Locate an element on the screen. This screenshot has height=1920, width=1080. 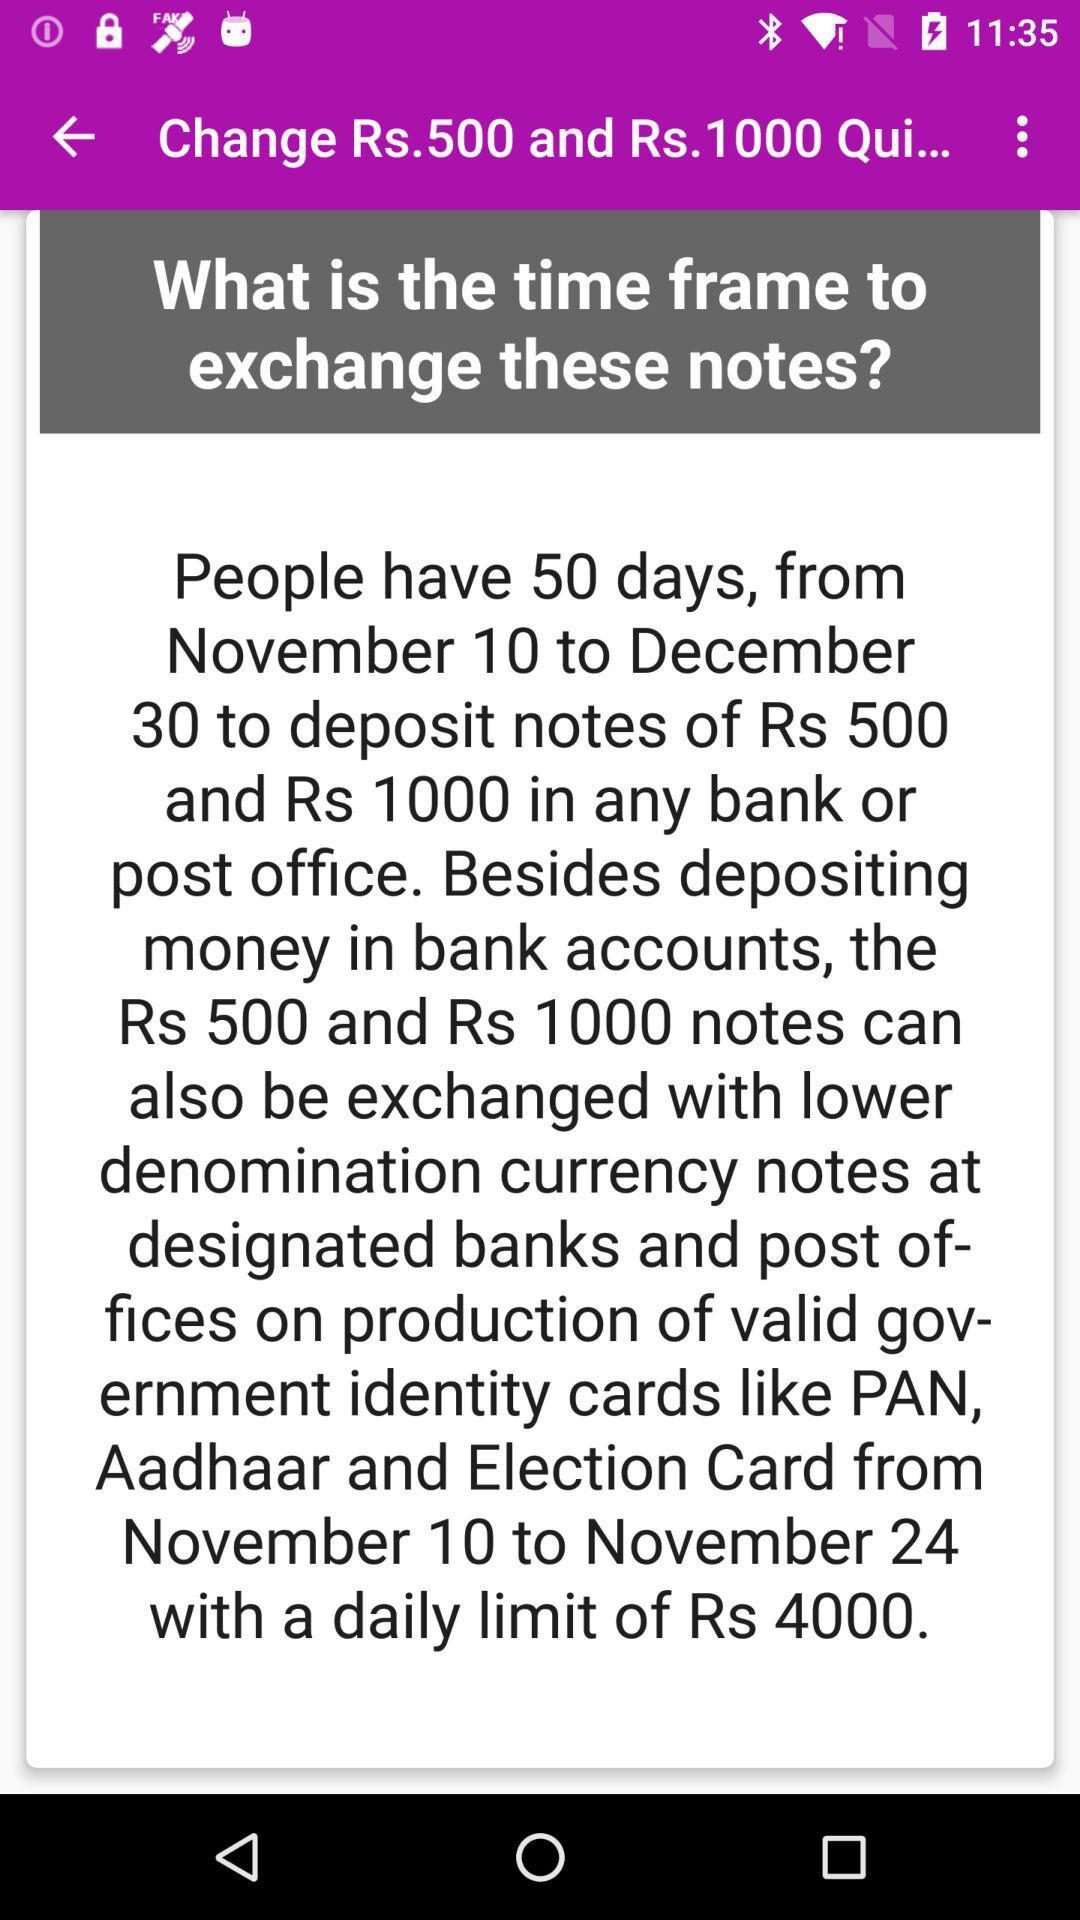
item at the top left corner is located at coordinates (72, 135).